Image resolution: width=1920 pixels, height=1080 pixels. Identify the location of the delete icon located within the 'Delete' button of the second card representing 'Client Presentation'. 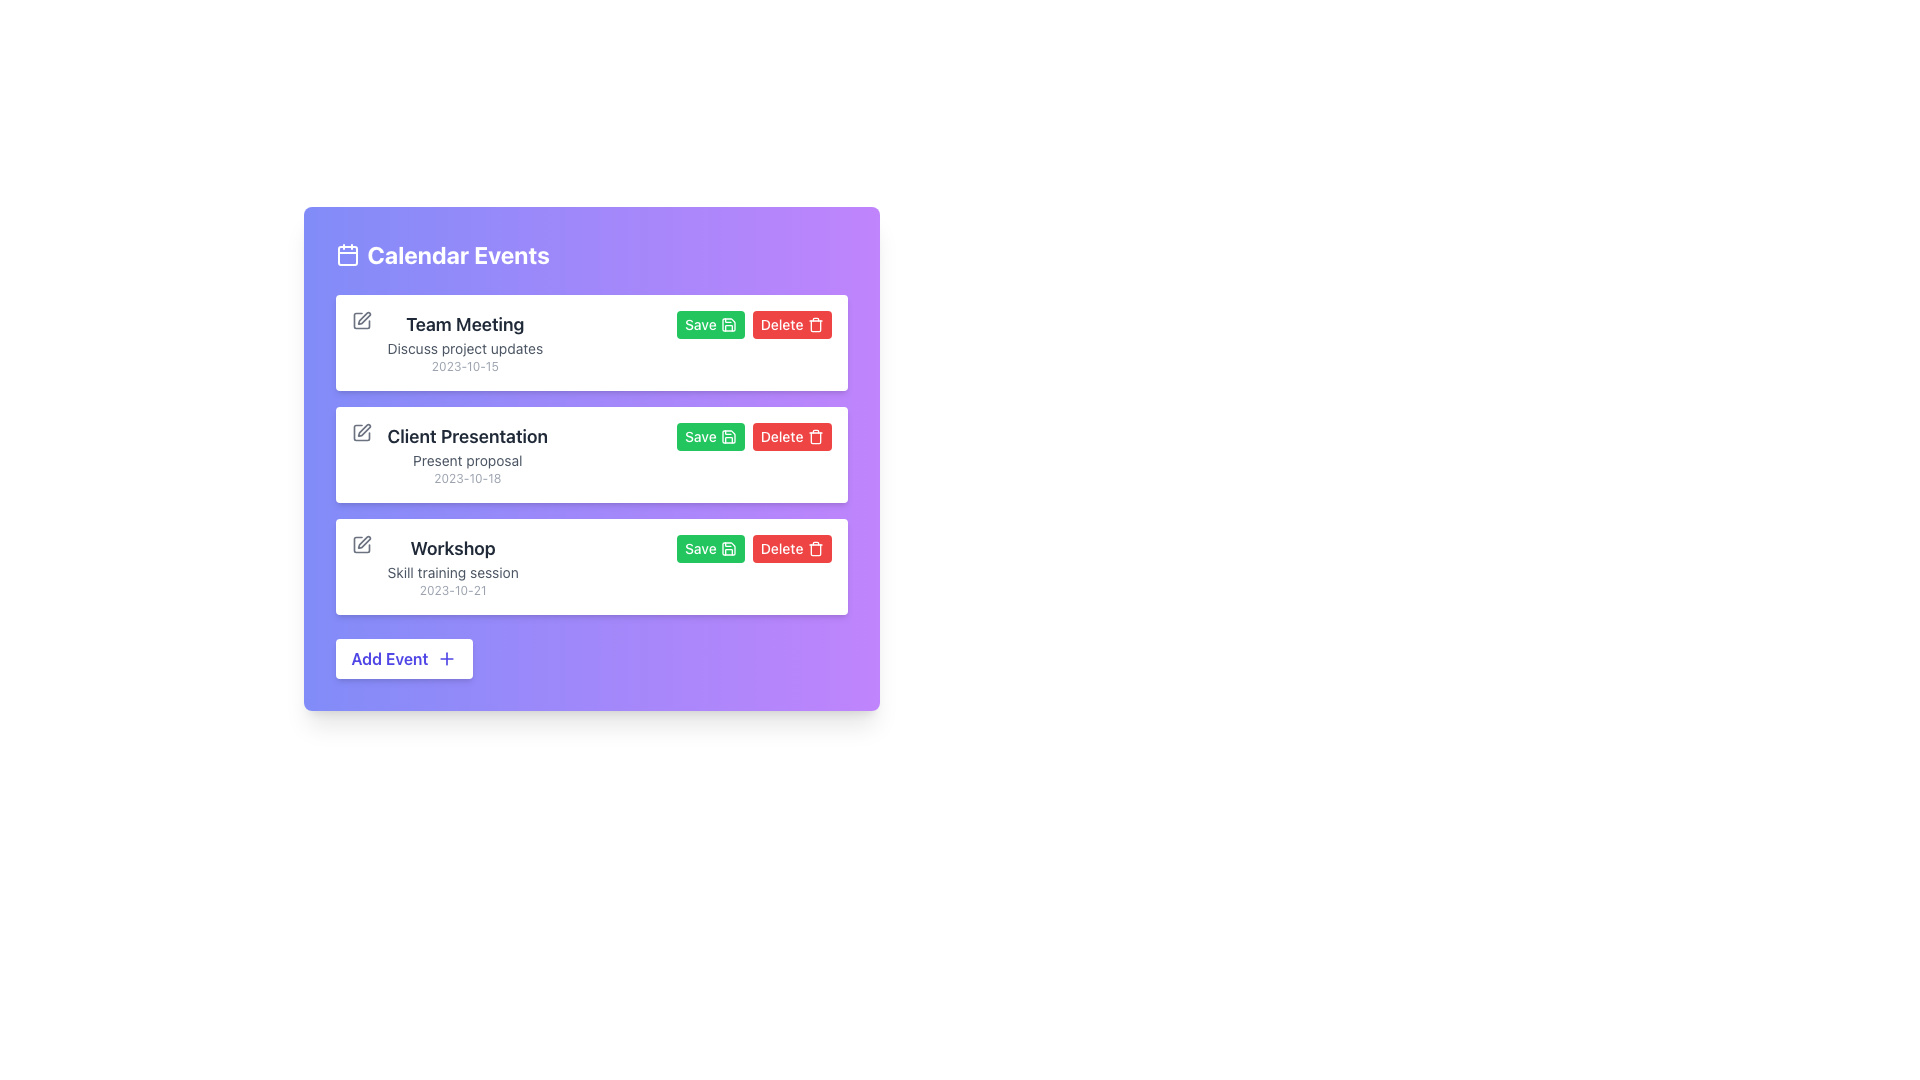
(815, 325).